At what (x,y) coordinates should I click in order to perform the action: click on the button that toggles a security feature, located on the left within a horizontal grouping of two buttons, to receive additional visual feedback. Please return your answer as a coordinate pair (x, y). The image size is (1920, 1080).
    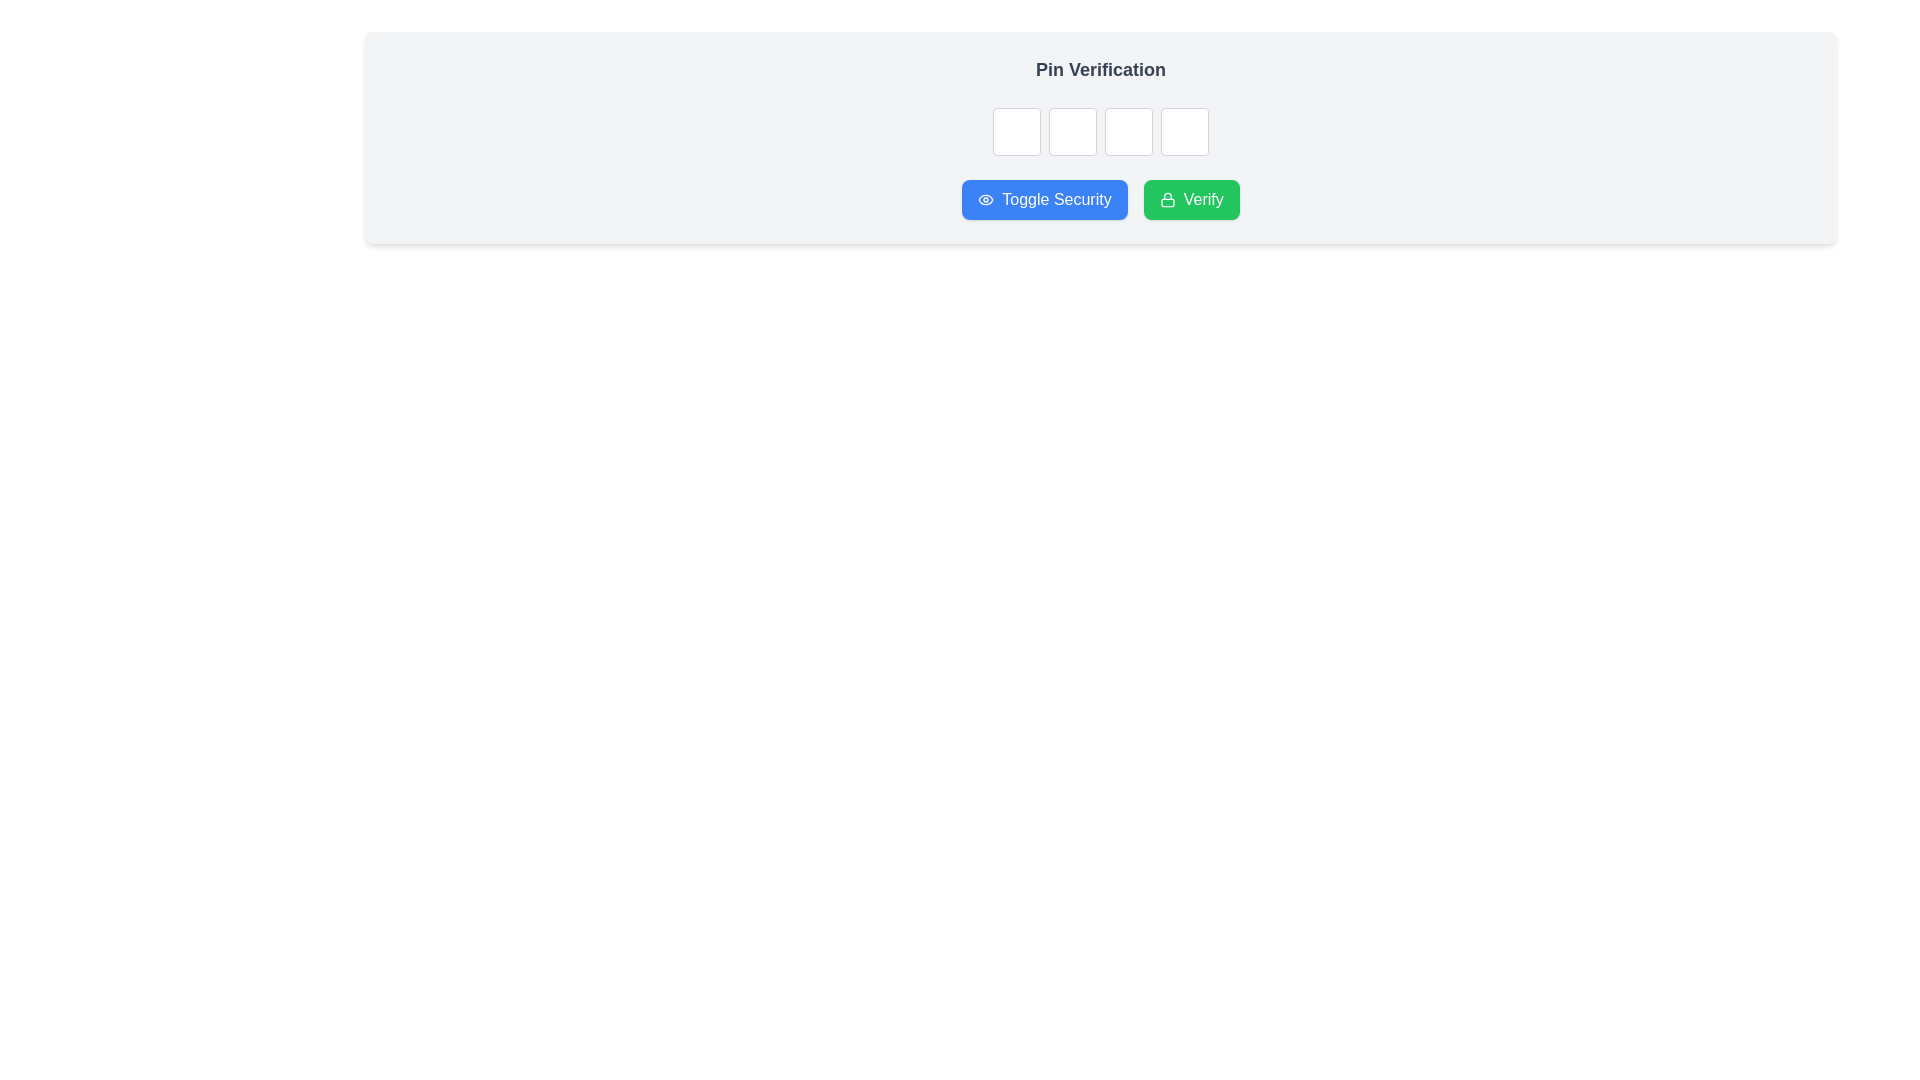
    Looking at the image, I should click on (1099, 200).